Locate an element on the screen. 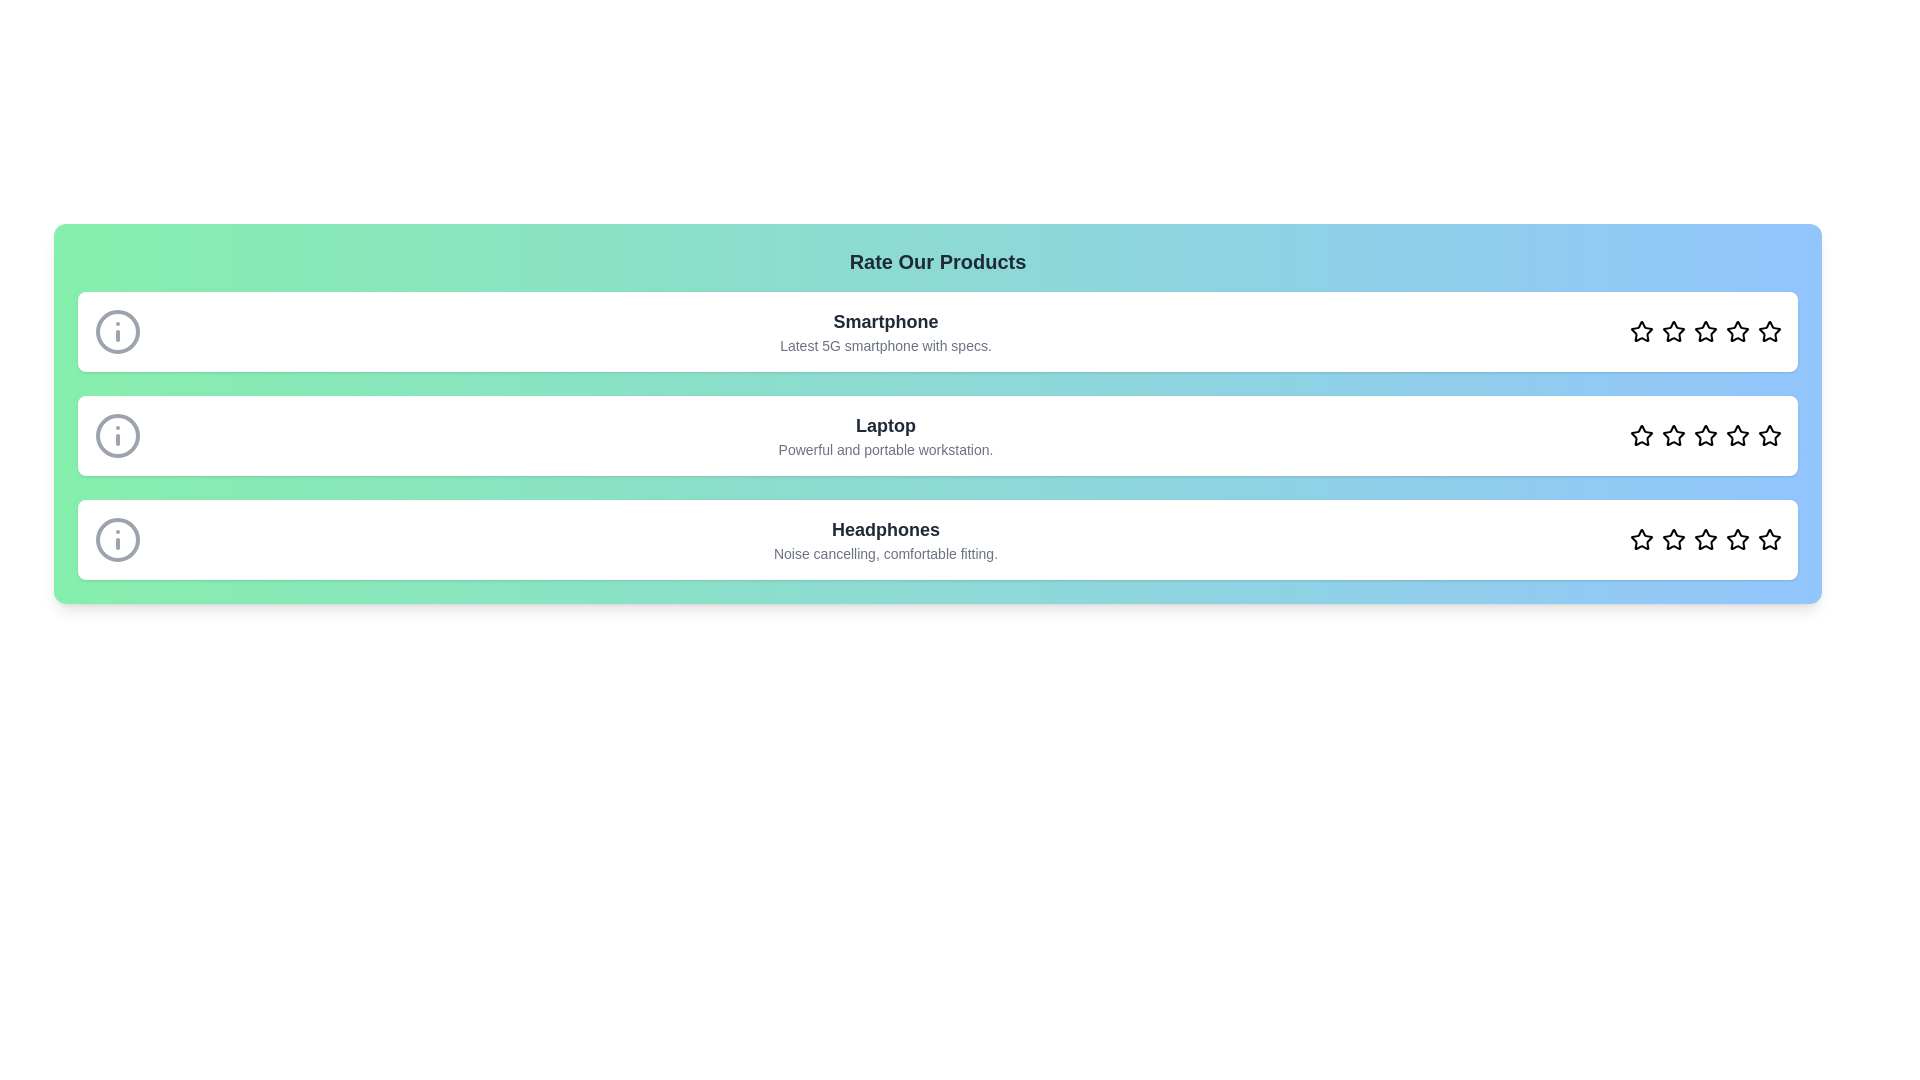 The height and width of the screenshot is (1080, 1920). the fourth star in the star rating system is located at coordinates (1704, 330).